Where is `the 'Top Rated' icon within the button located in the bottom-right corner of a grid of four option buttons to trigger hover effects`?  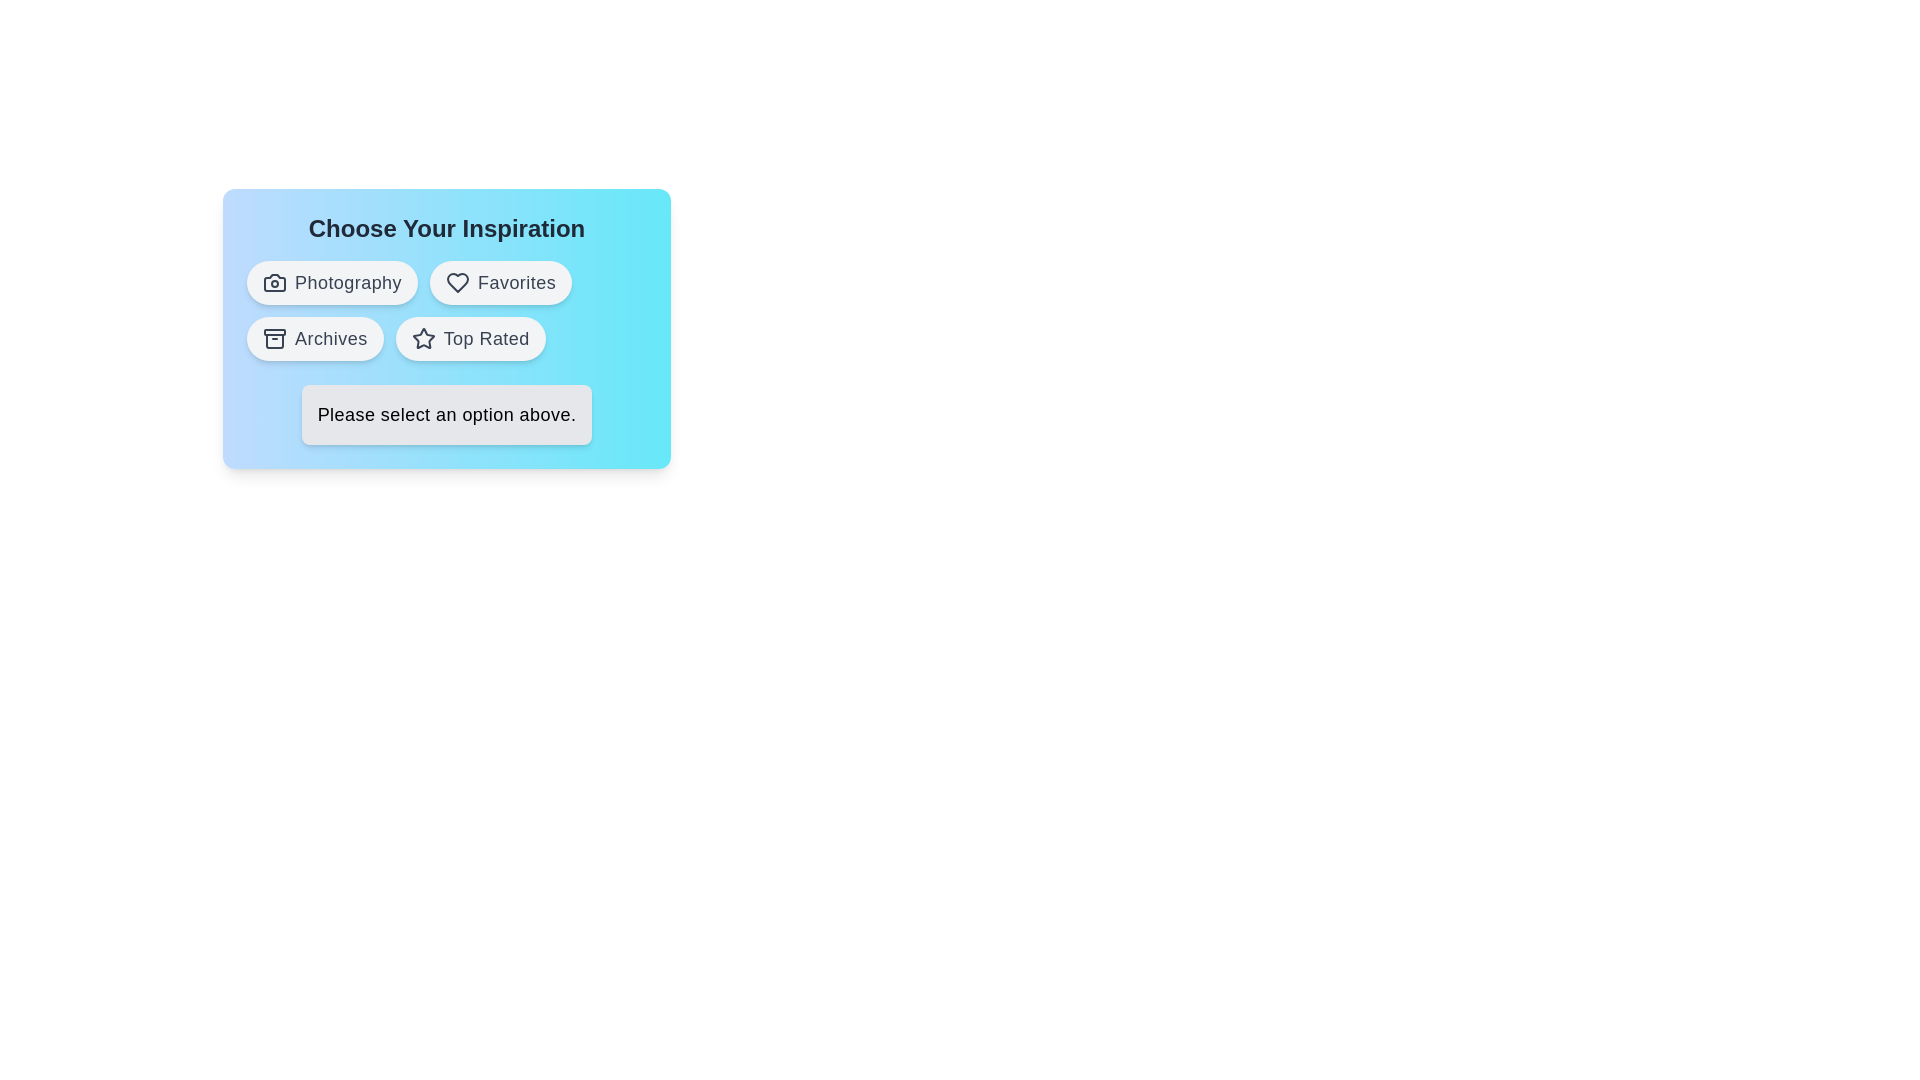 the 'Top Rated' icon within the button located in the bottom-right corner of a grid of four option buttons to trigger hover effects is located at coordinates (422, 337).